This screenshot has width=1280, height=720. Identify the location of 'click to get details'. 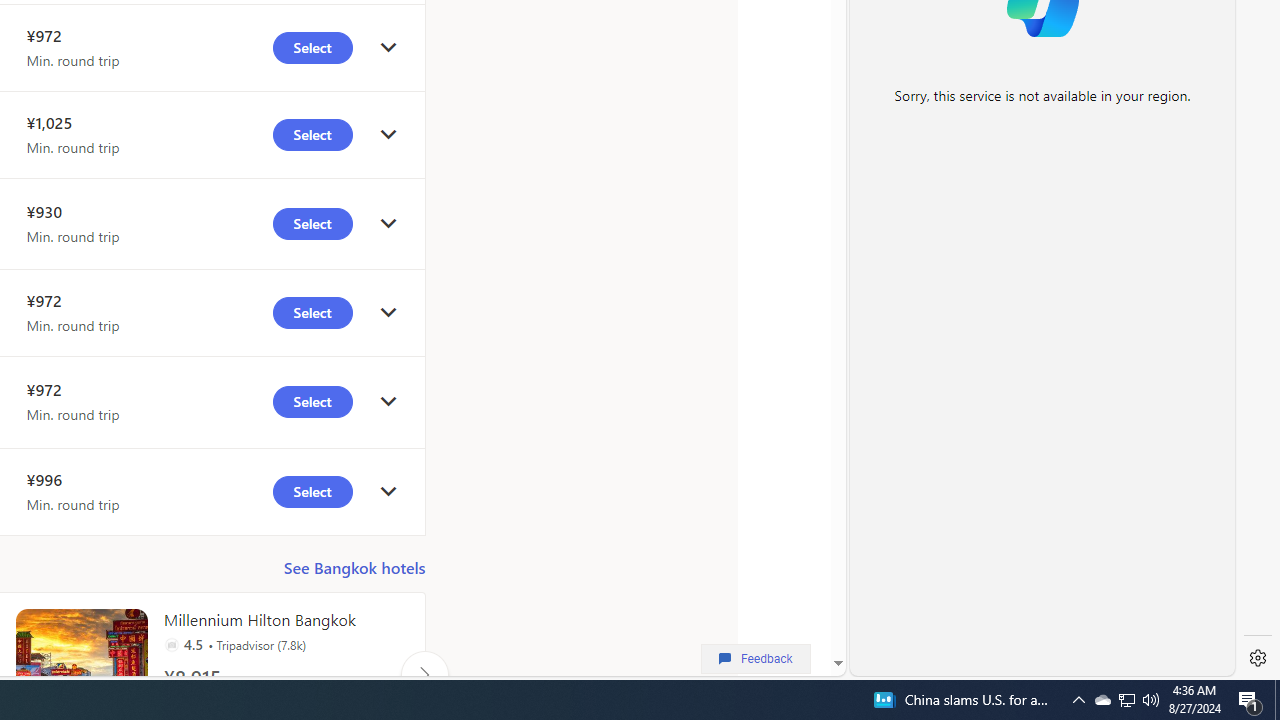
(388, 491).